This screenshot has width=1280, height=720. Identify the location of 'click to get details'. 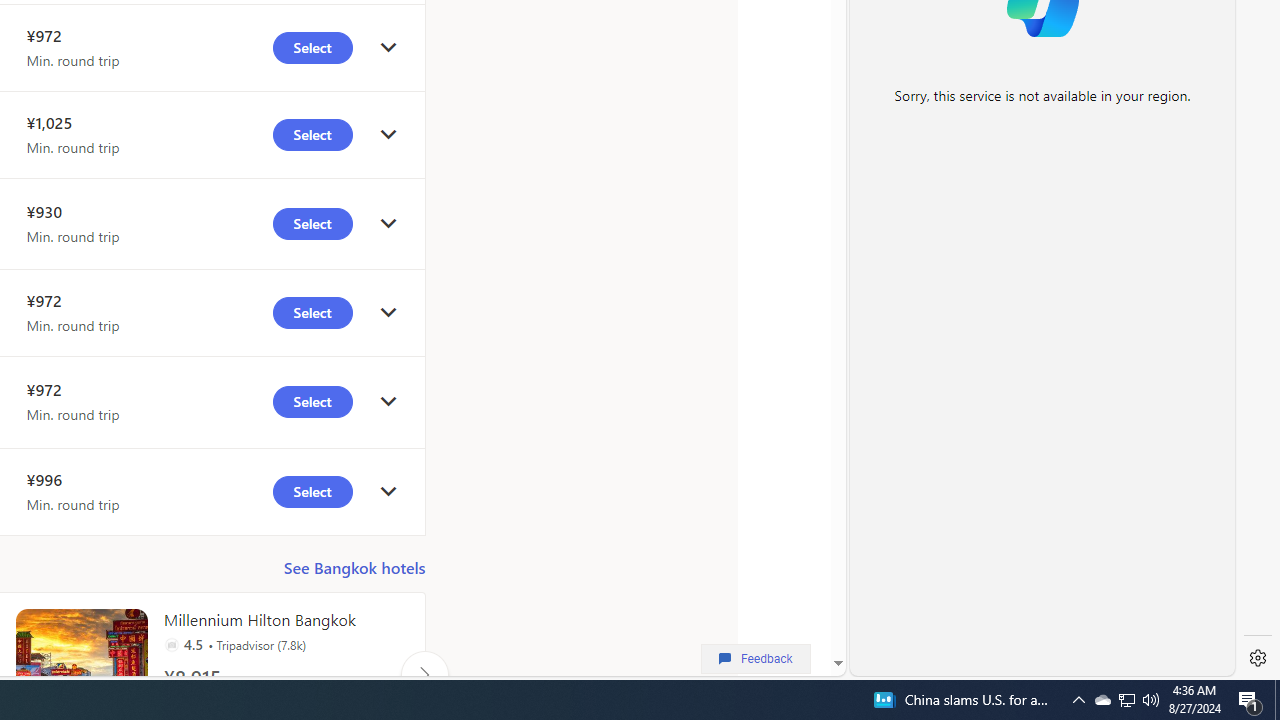
(388, 491).